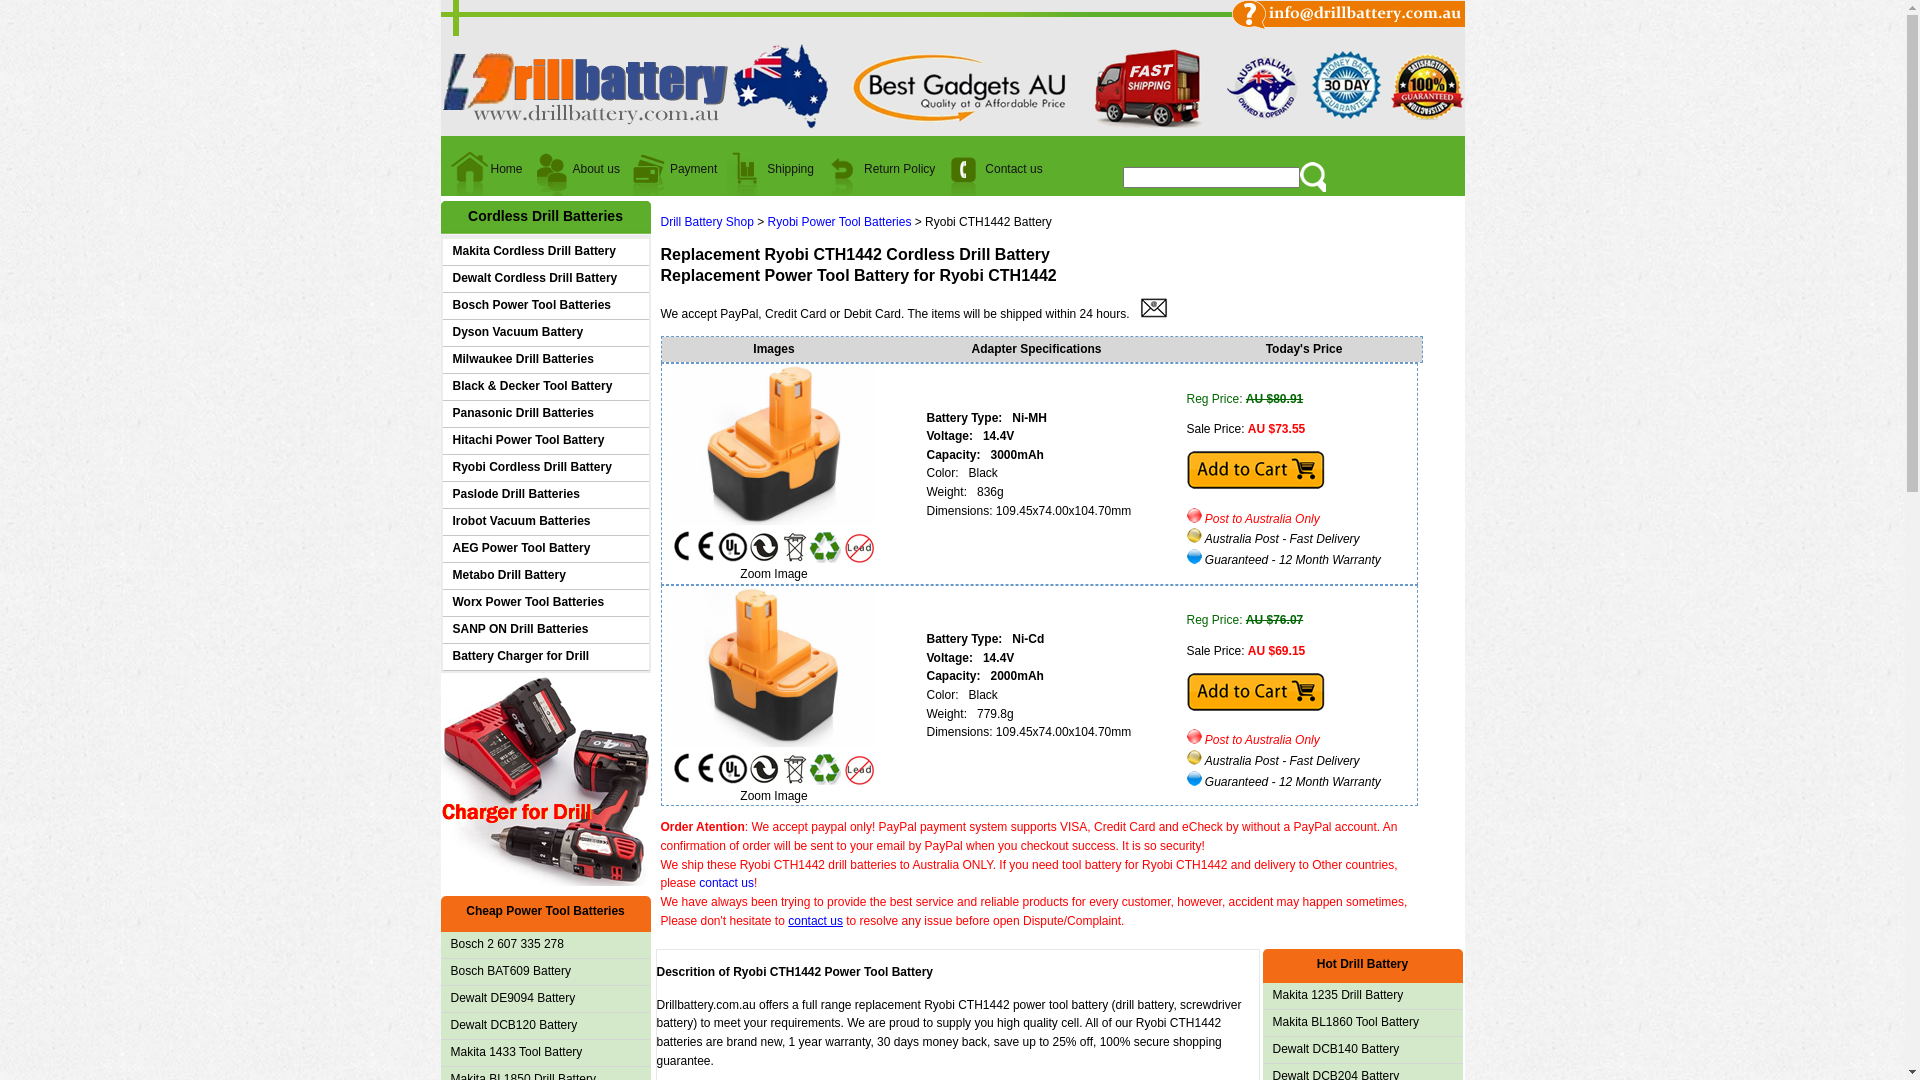  What do you see at coordinates (532, 176) in the screenshot?
I see `'About us'` at bounding box center [532, 176].